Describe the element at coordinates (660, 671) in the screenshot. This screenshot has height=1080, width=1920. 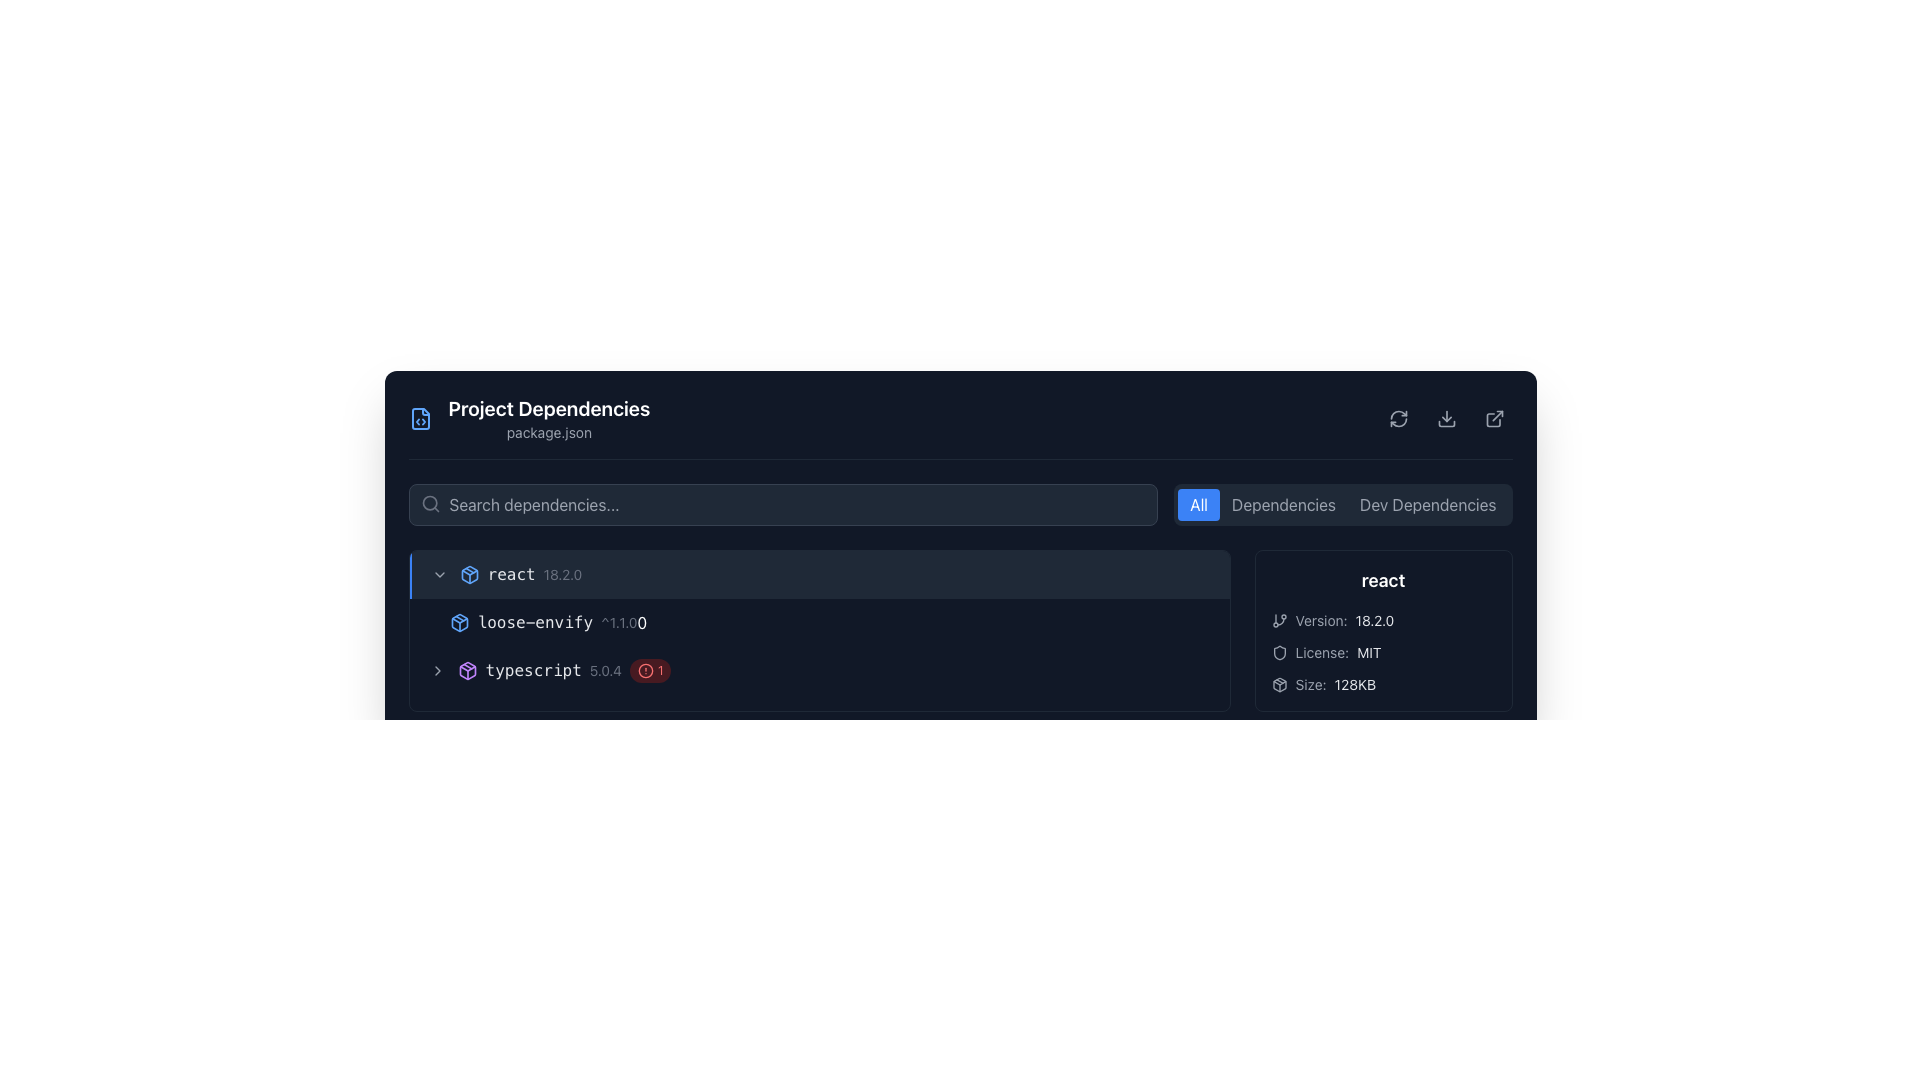
I see `the text element displaying the number '1' in red color, which is part of a badge-like design and located to the right of the 'typescript' dependency` at that location.